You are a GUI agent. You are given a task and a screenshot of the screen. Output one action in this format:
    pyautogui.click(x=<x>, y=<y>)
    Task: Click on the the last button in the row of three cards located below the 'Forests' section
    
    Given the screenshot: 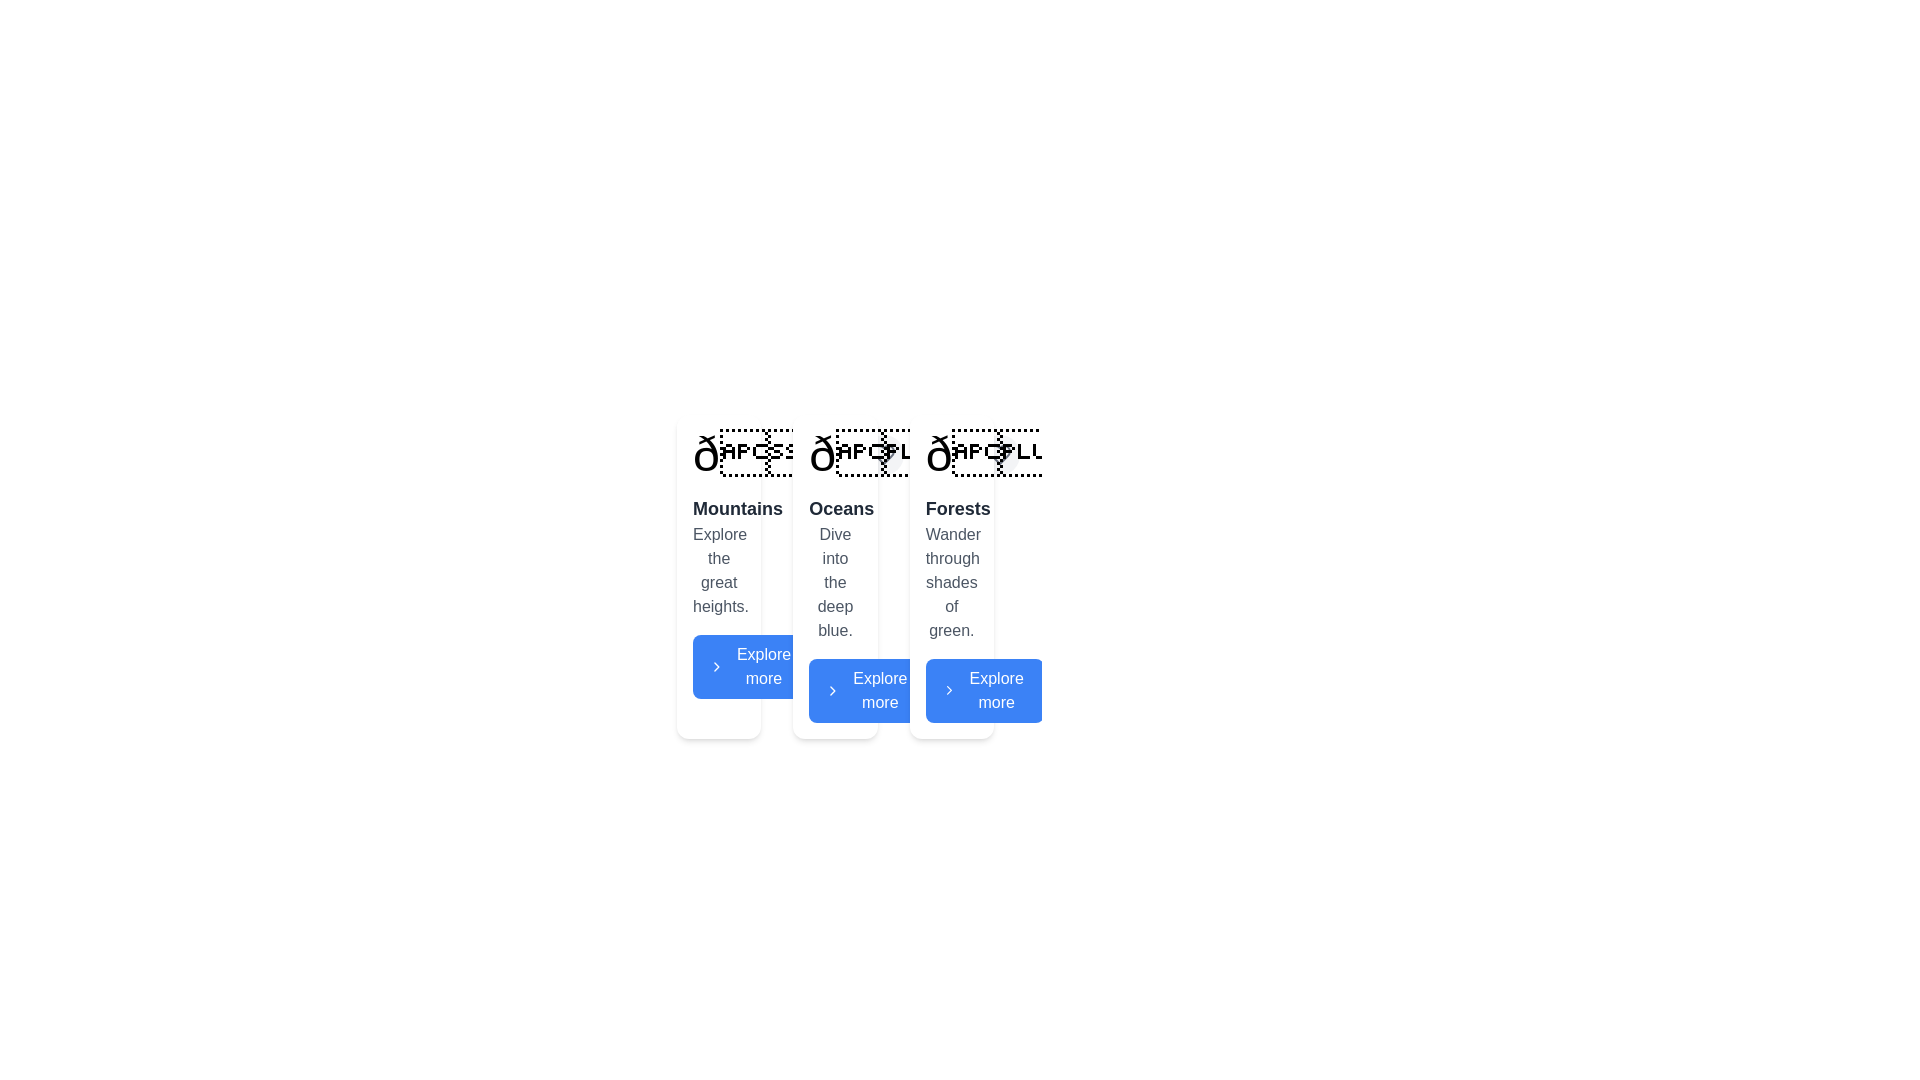 What is the action you would take?
    pyautogui.click(x=984, y=689)
    